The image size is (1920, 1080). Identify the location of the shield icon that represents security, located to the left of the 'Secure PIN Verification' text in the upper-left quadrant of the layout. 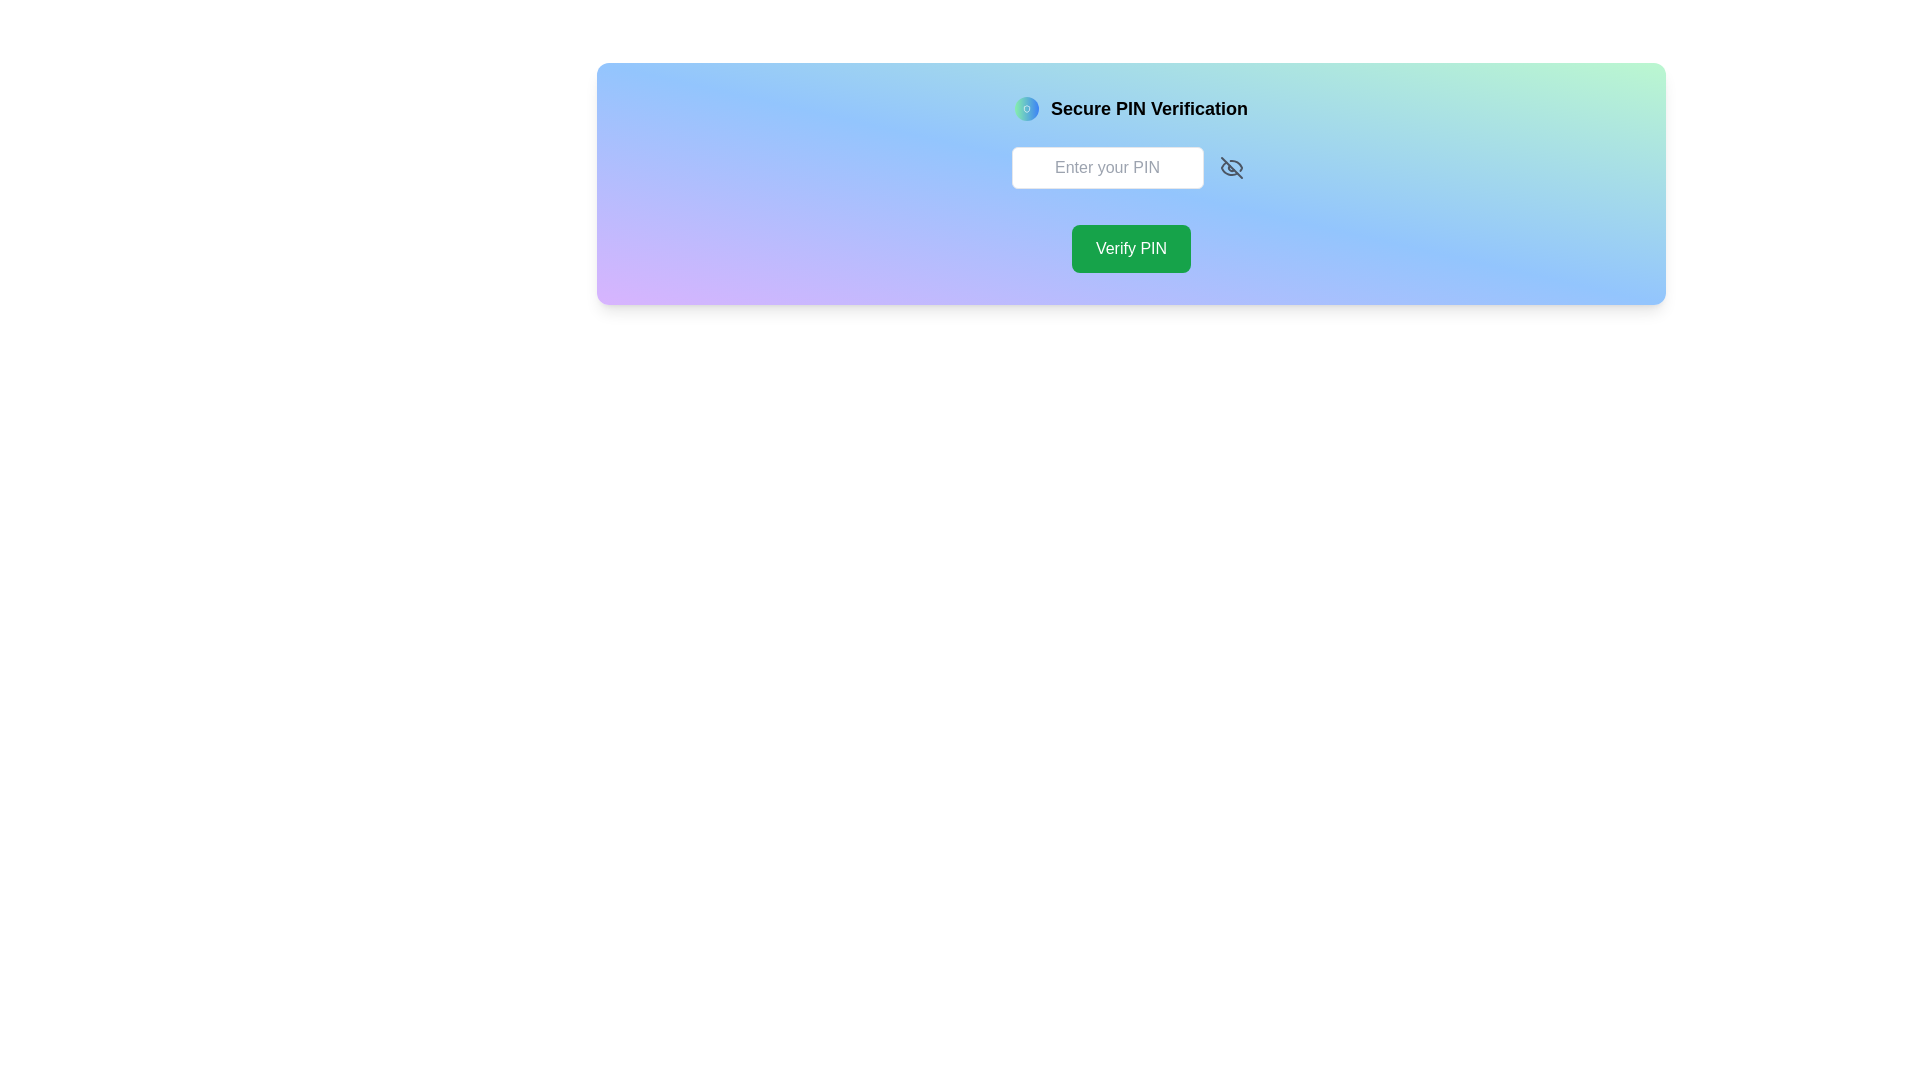
(1027, 108).